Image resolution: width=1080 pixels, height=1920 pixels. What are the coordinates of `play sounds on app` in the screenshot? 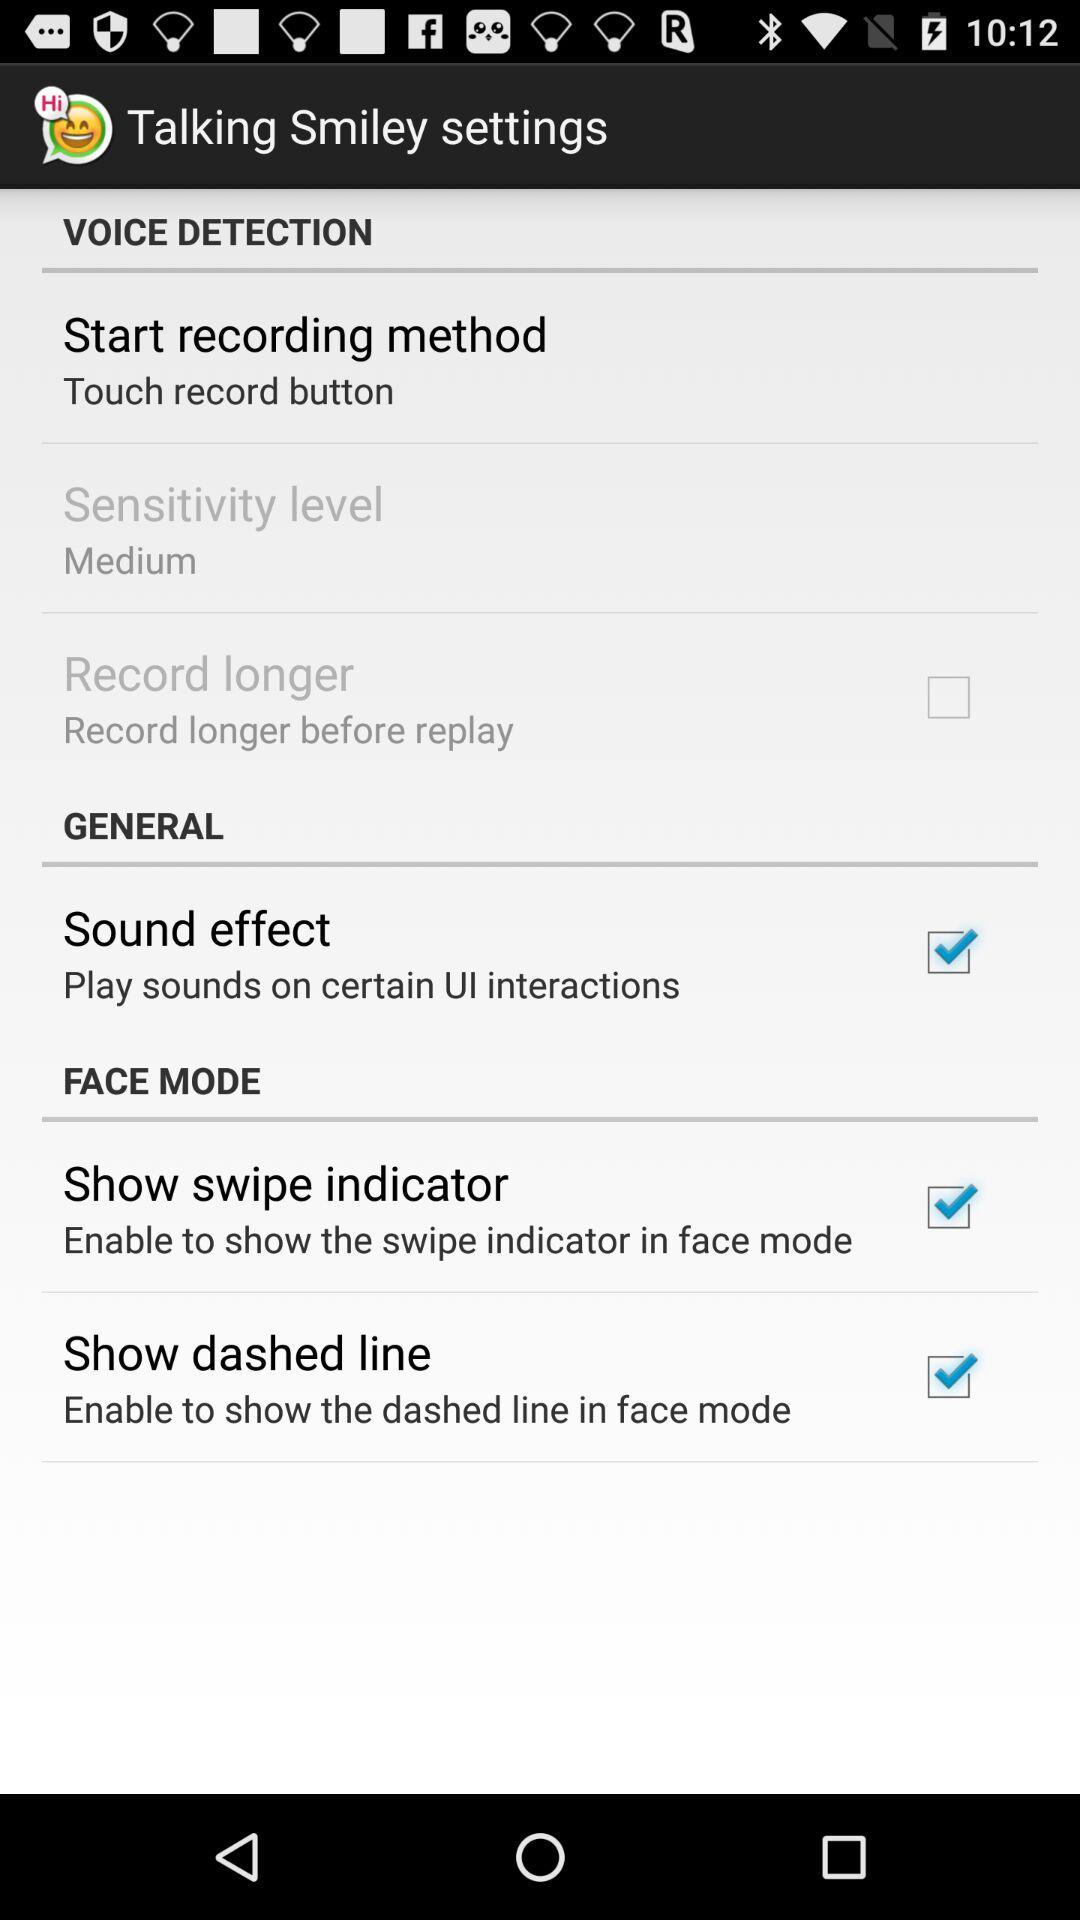 It's located at (371, 983).